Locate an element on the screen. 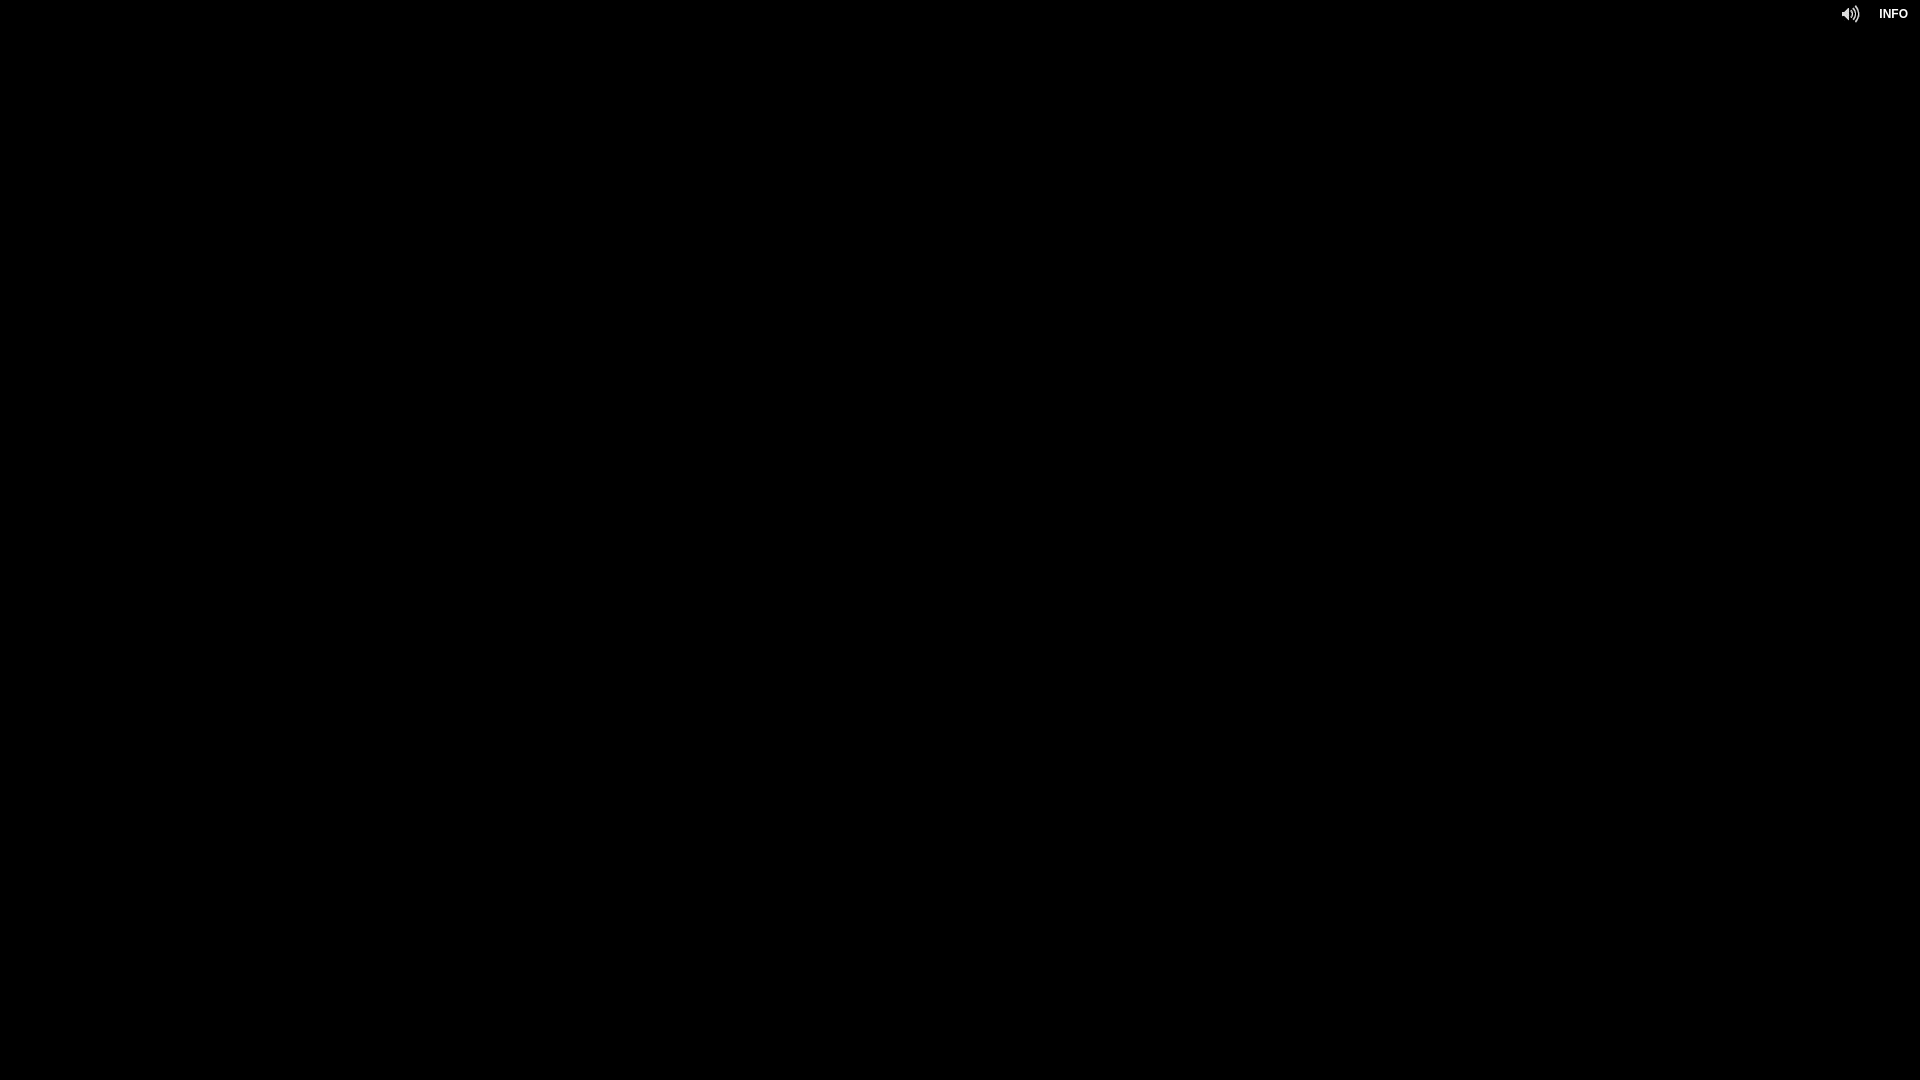 Image resolution: width=1920 pixels, height=1080 pixels. 'INFO' is located at coordinates (1892, 14).